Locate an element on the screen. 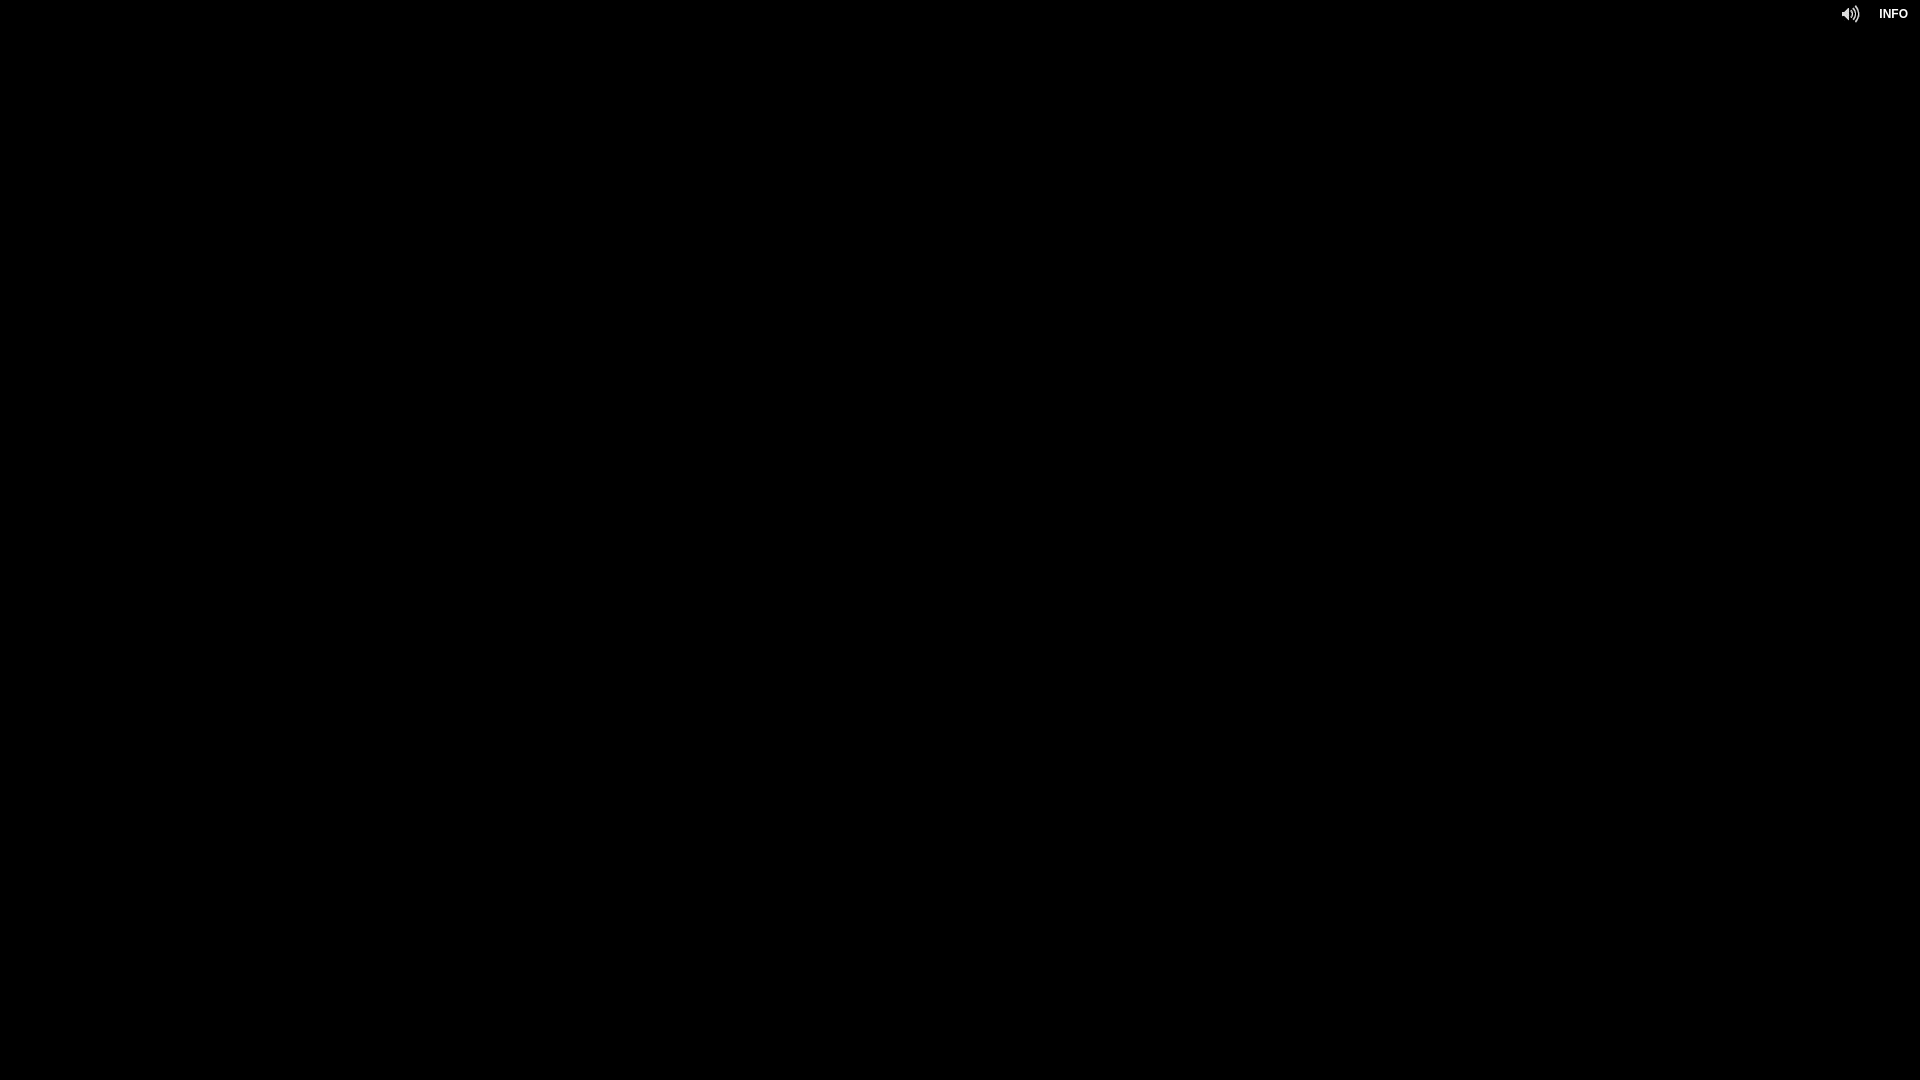 Image resolution: width=1920 pixels, height=1080 pixels. 'INFO' is located at coordinates (1892, 14).